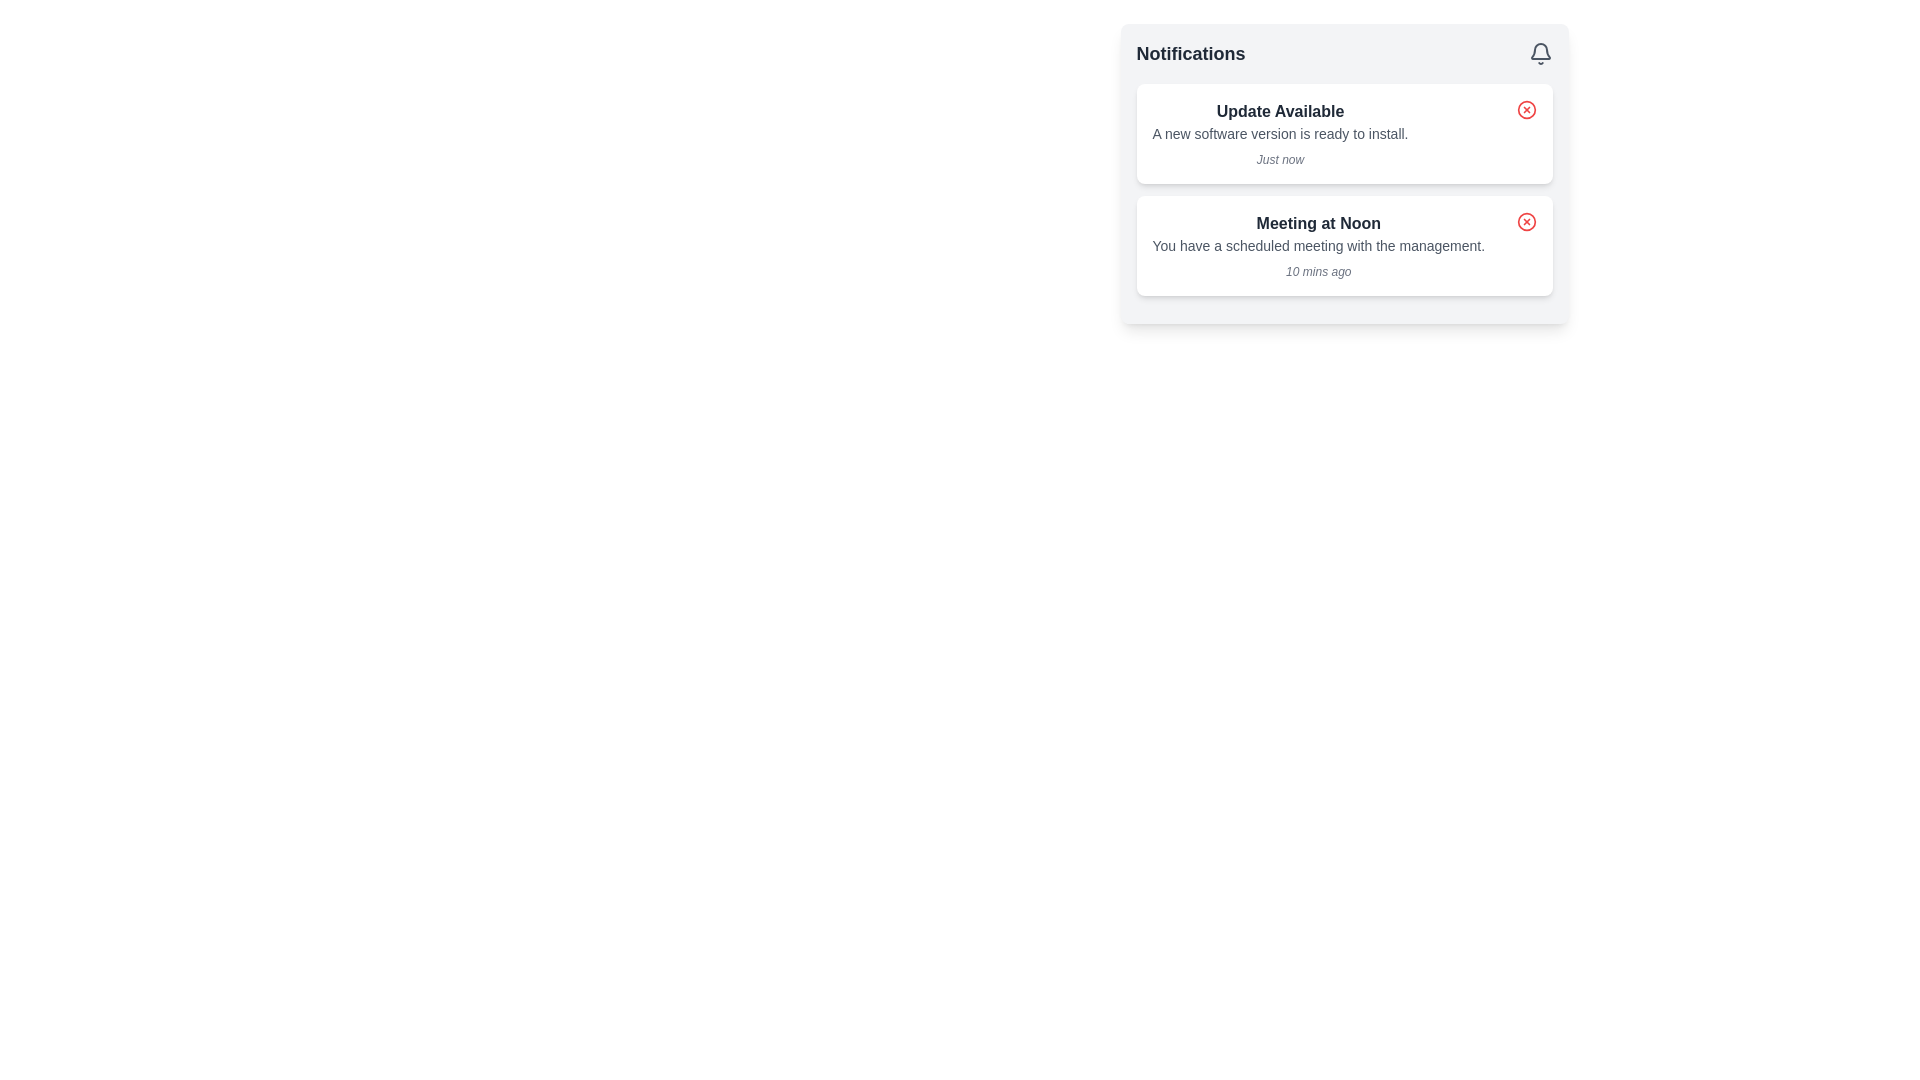 The image size is (1920, 1080). What do you see at coordinates (1525, 222) in the screenshot?
I see `the dismiss button located in the top-right corner of the 'Meeting at Noon' notification card` at bounding box center [1525, 222].